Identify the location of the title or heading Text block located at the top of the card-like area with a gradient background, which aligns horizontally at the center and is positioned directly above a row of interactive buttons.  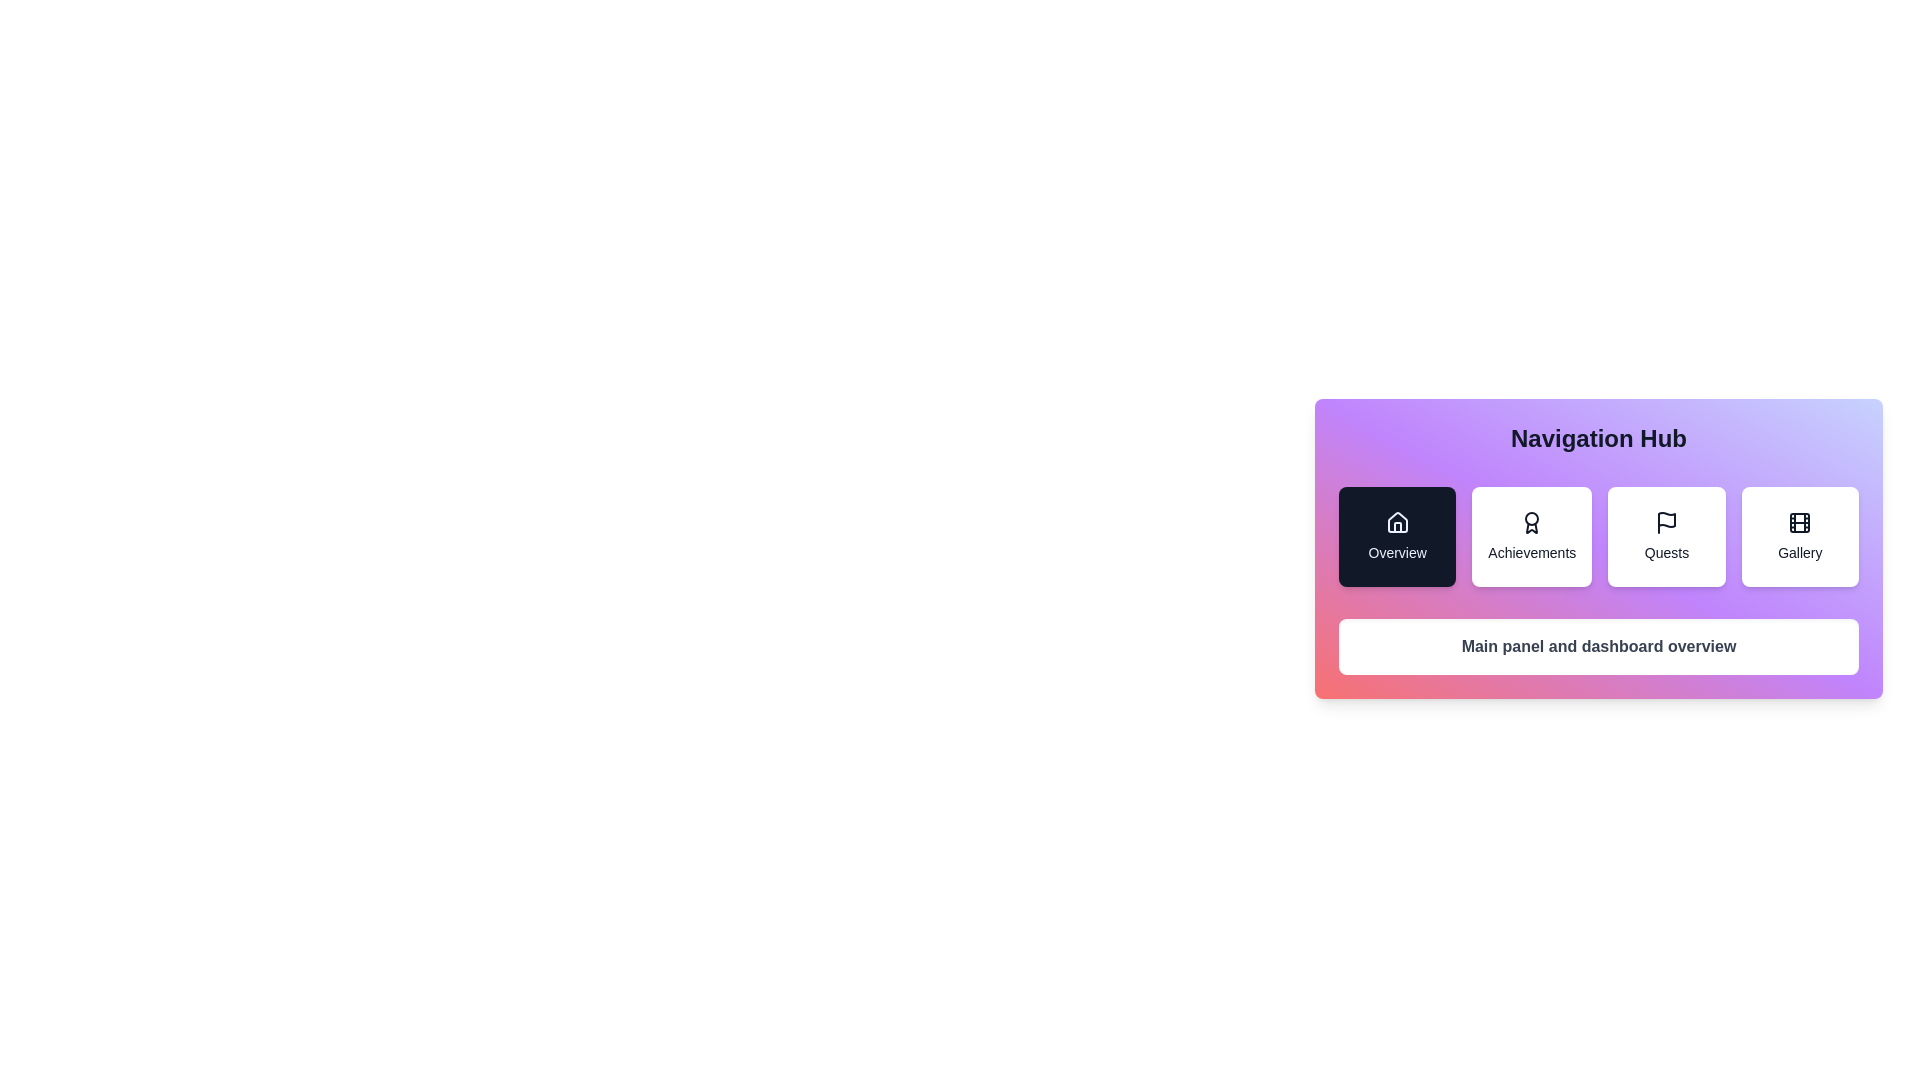
(1597, 438).